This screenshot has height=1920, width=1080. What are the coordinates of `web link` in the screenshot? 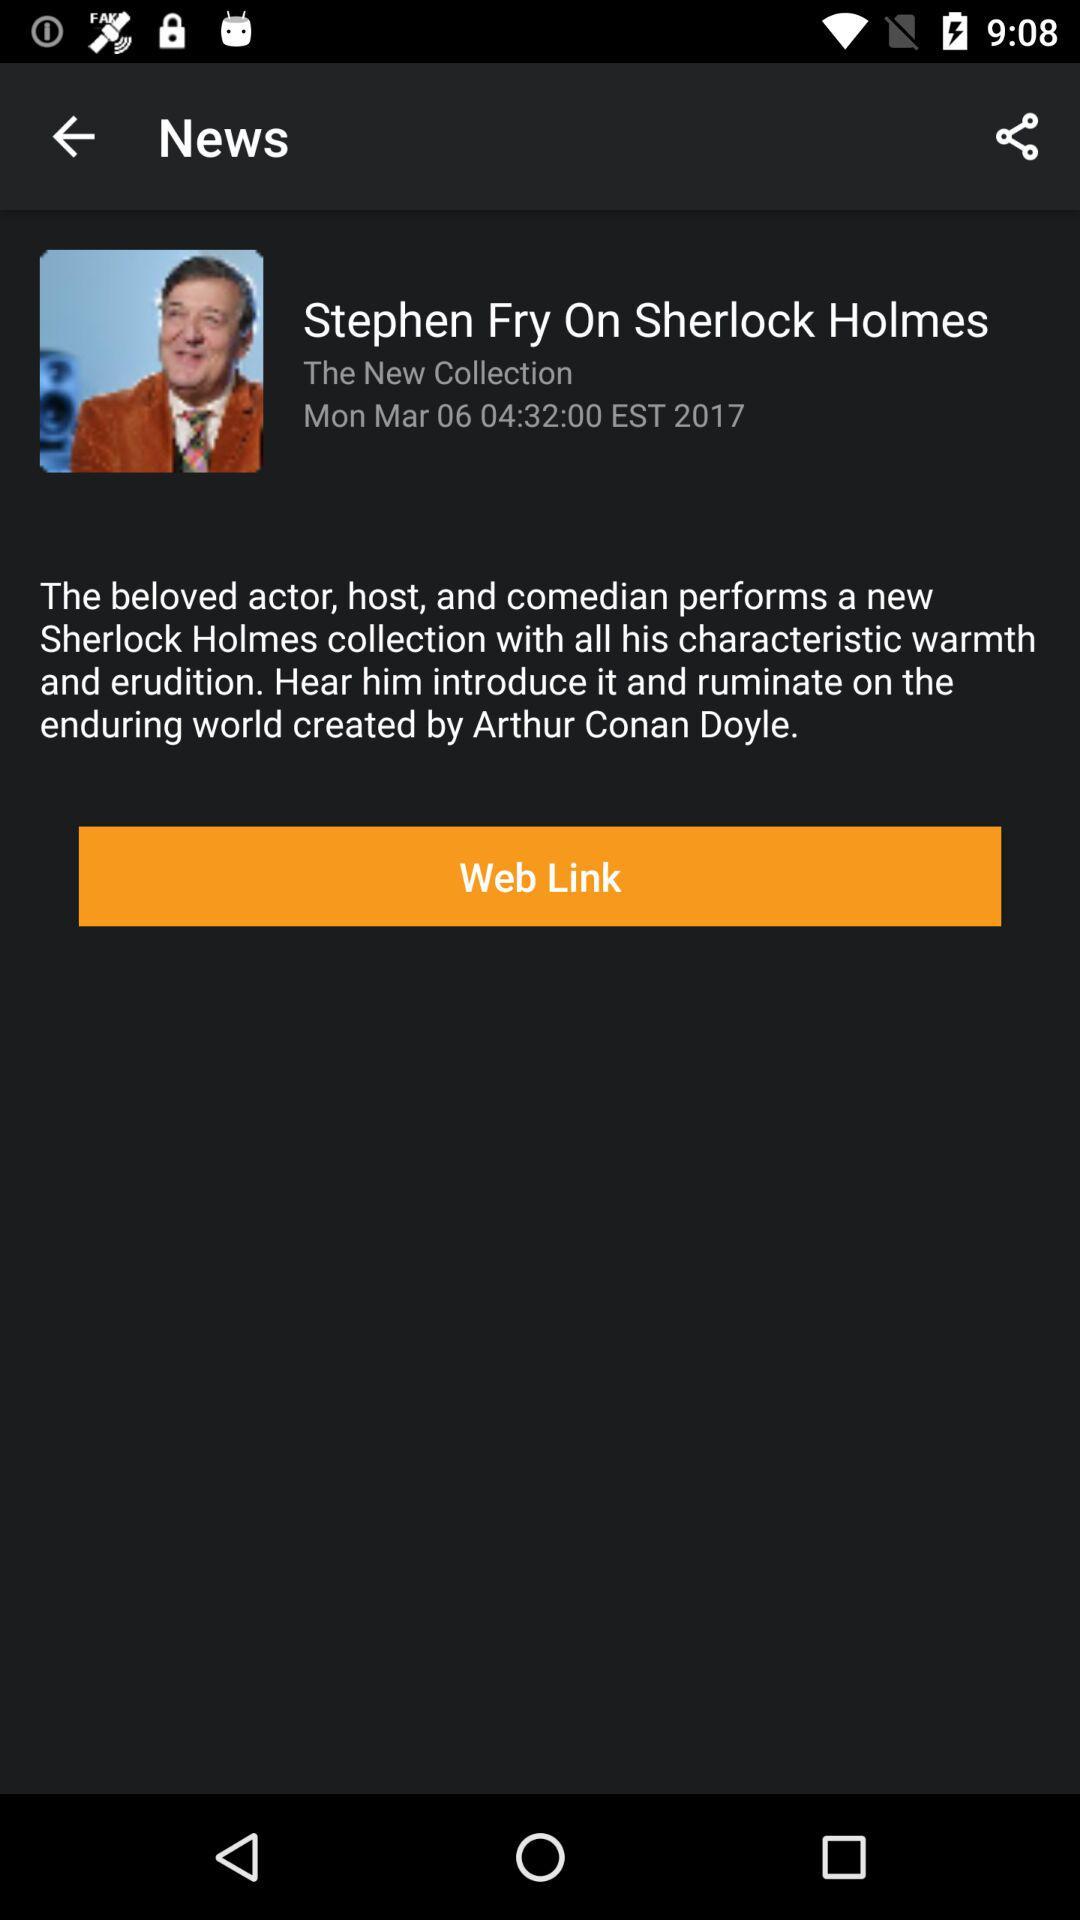 It's located at (540, 876).